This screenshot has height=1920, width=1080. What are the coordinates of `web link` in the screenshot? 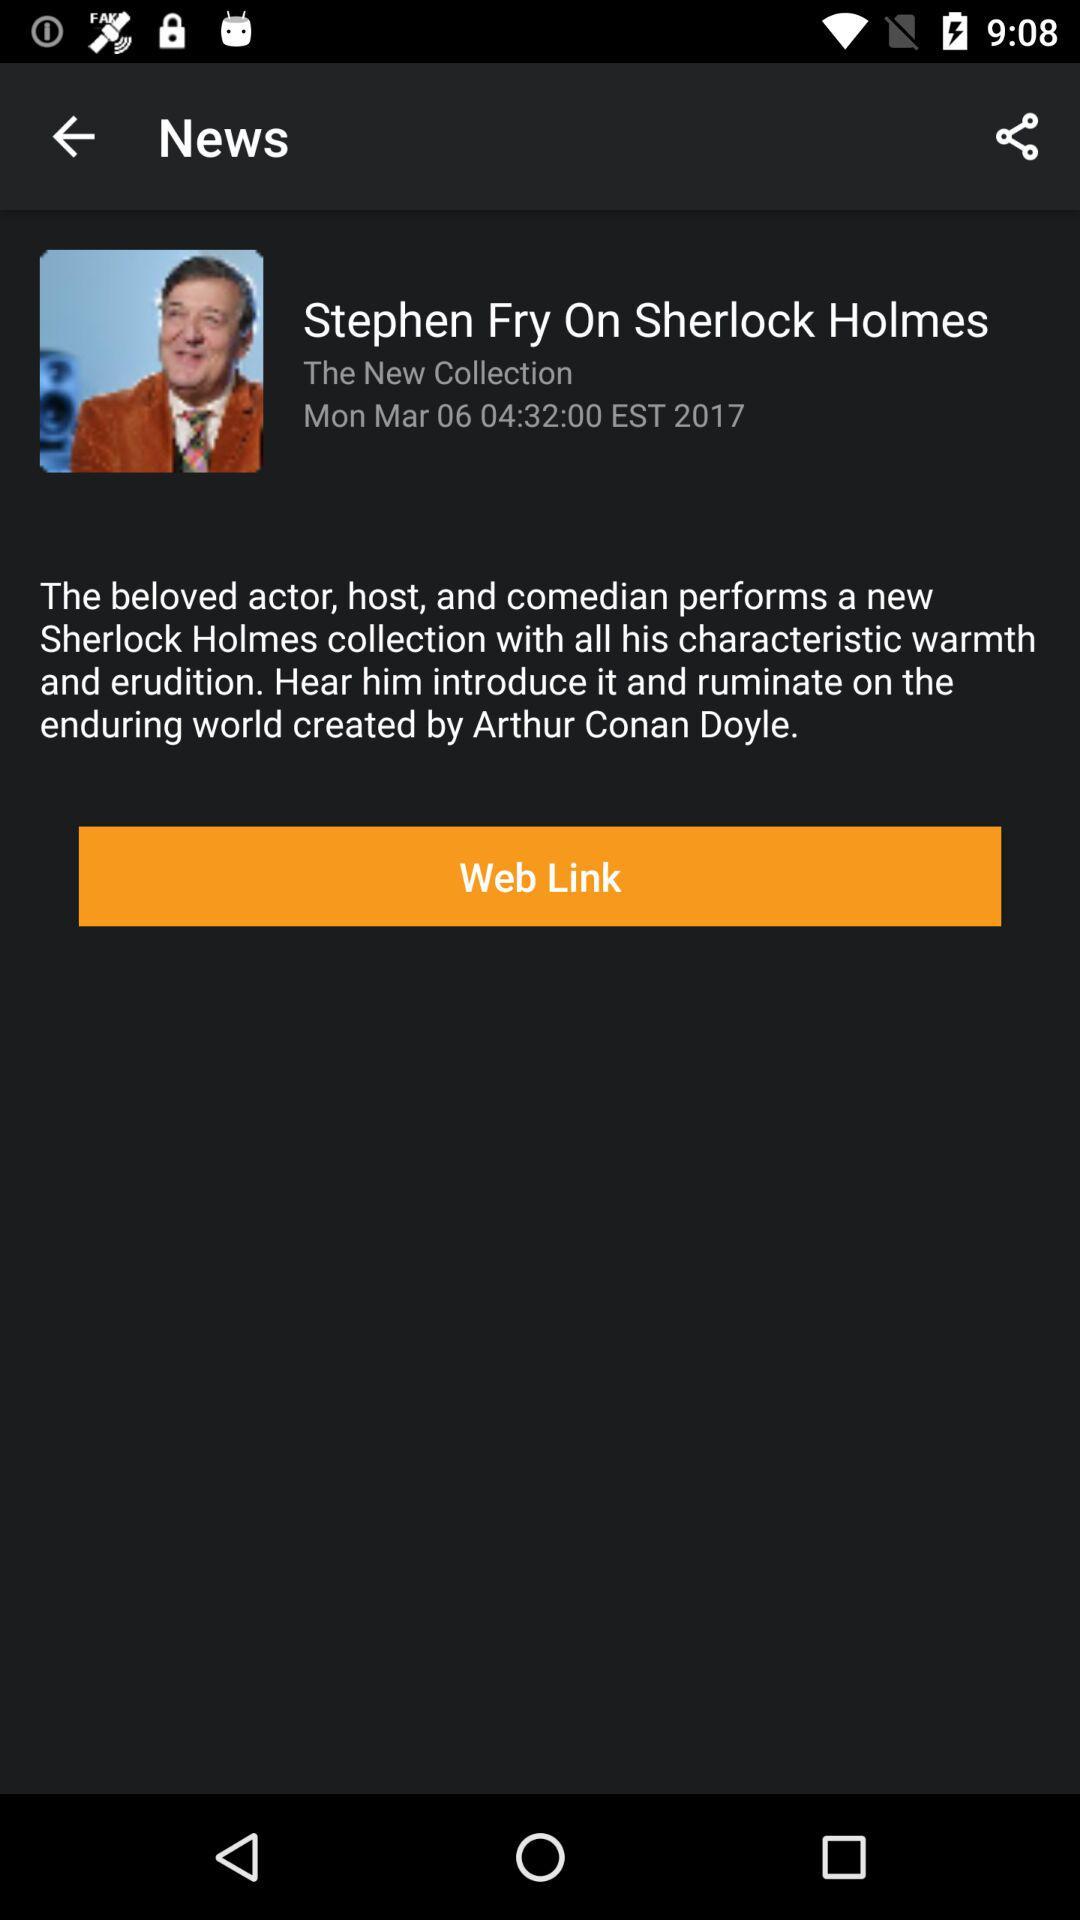 It's located at (540, 876).